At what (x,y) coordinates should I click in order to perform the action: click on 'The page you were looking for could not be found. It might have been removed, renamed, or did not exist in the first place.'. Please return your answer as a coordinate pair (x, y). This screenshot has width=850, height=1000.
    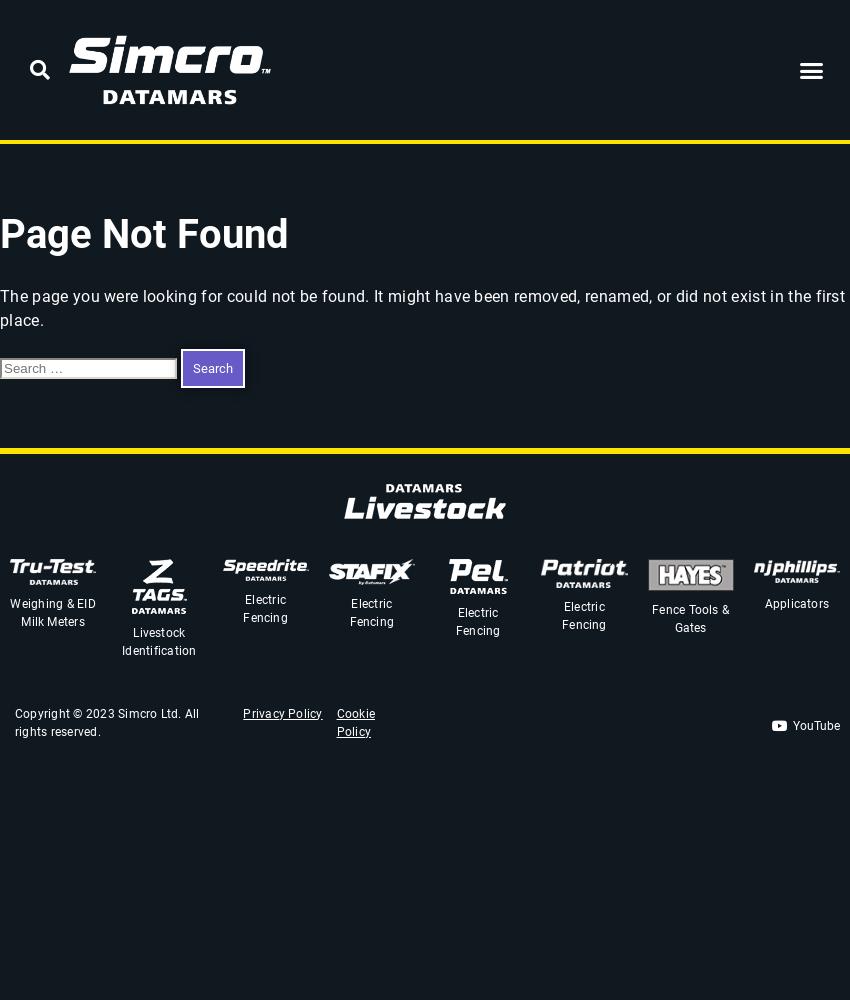
    Looking at the image, I should click on (422, 307).